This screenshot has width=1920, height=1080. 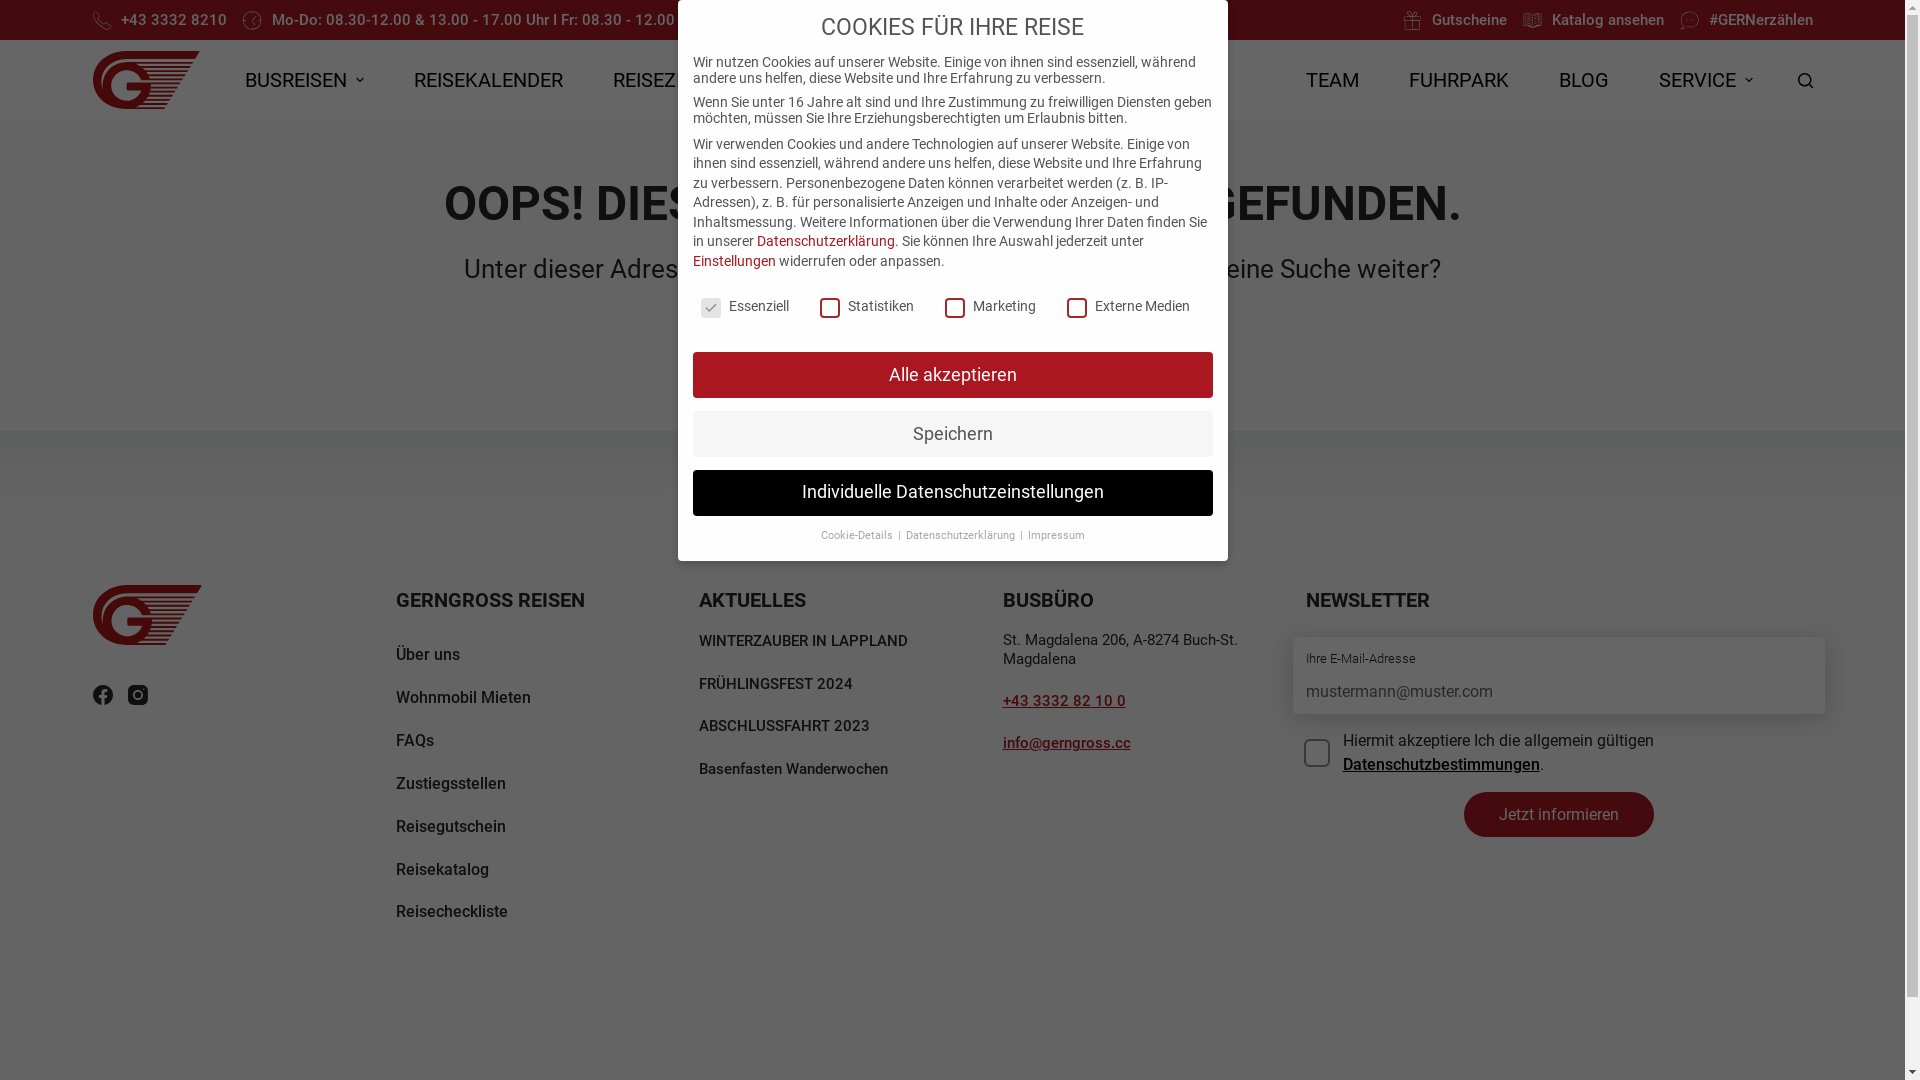 I want to click on 'Individuelle Datenschutzeinstellungen', so click(x=950, y=493).